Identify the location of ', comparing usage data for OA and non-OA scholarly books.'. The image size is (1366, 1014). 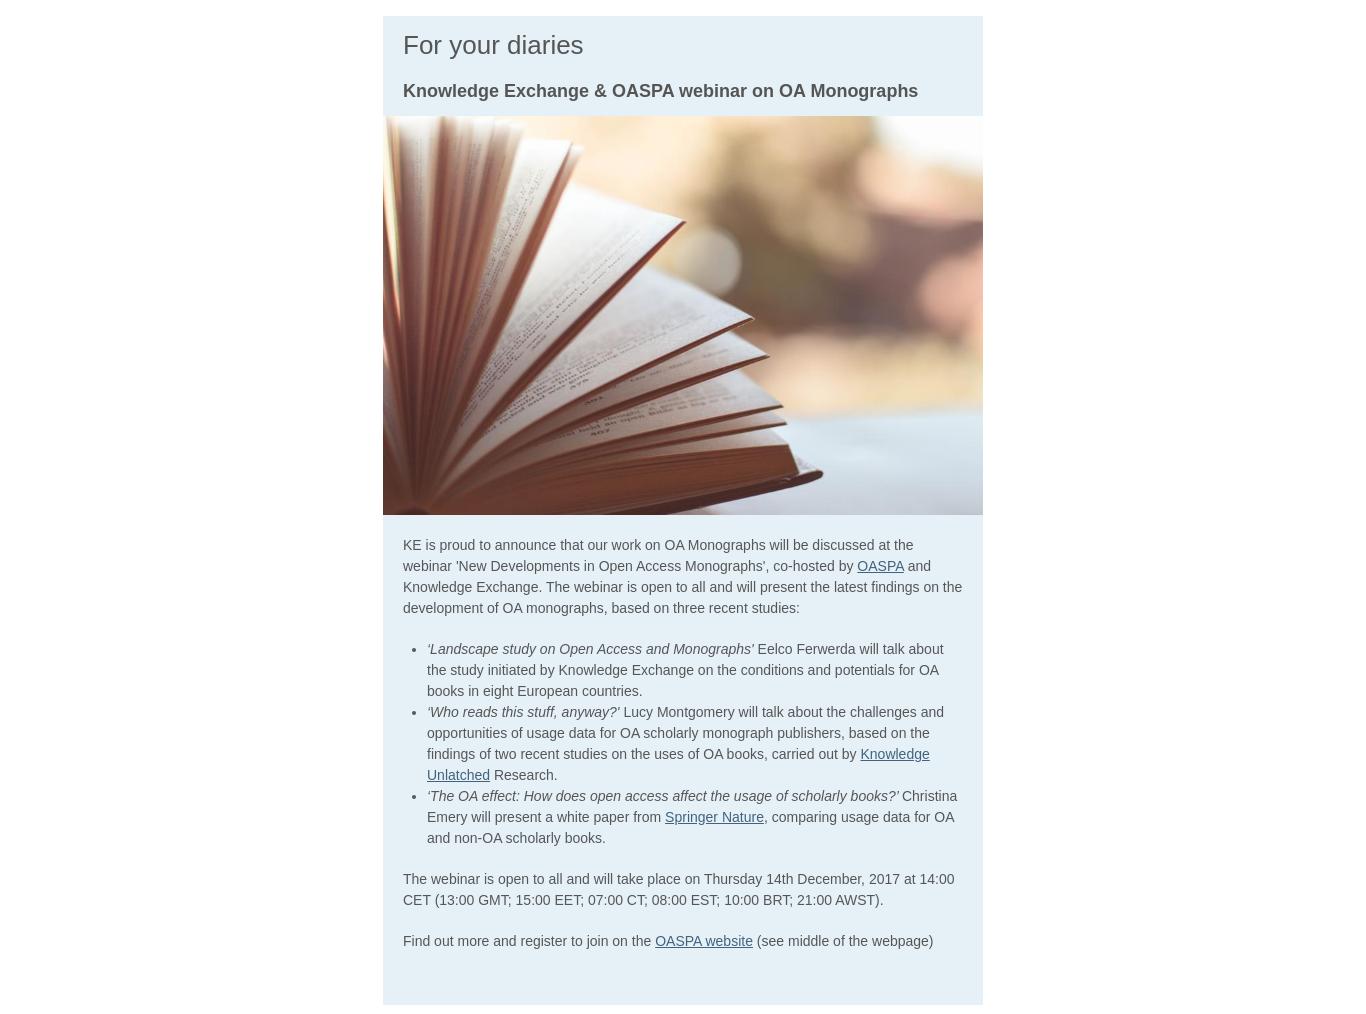
(426, 826).